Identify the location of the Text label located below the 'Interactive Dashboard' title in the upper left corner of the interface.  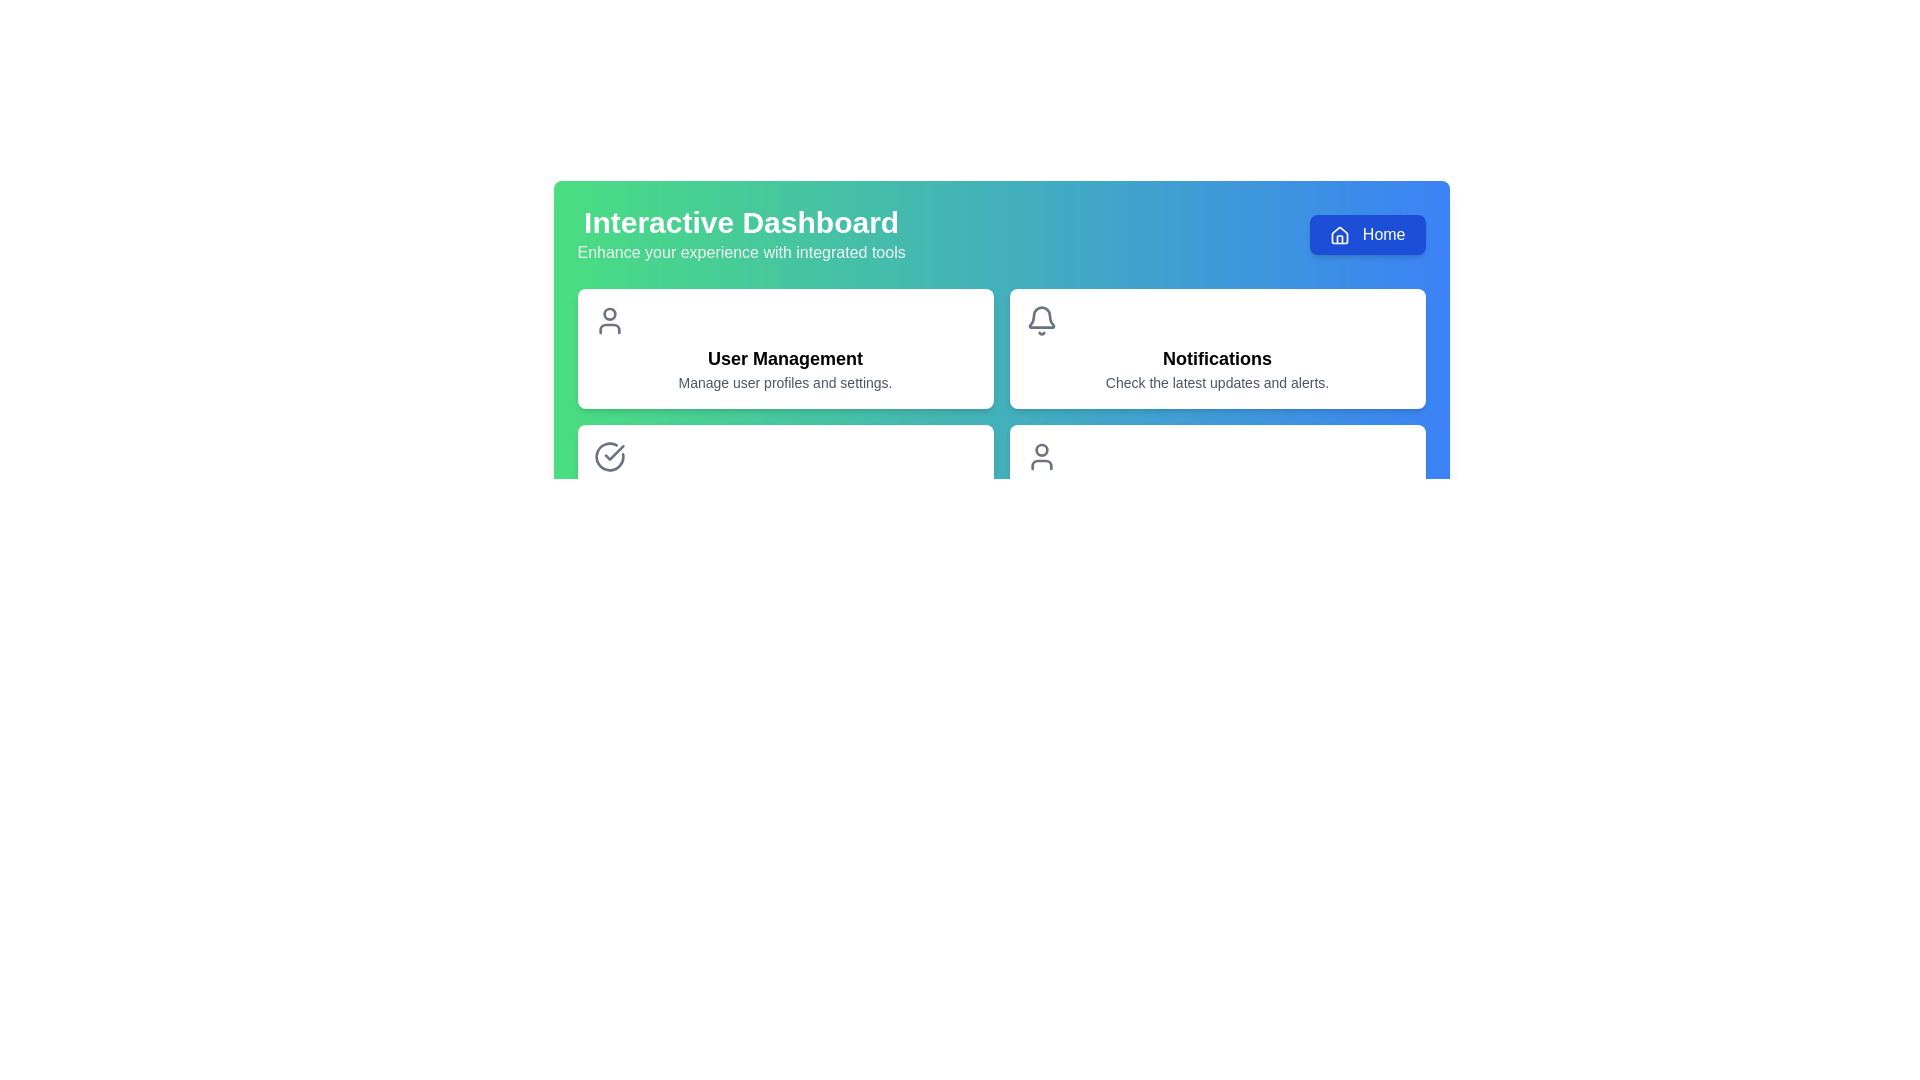
(740, 252).